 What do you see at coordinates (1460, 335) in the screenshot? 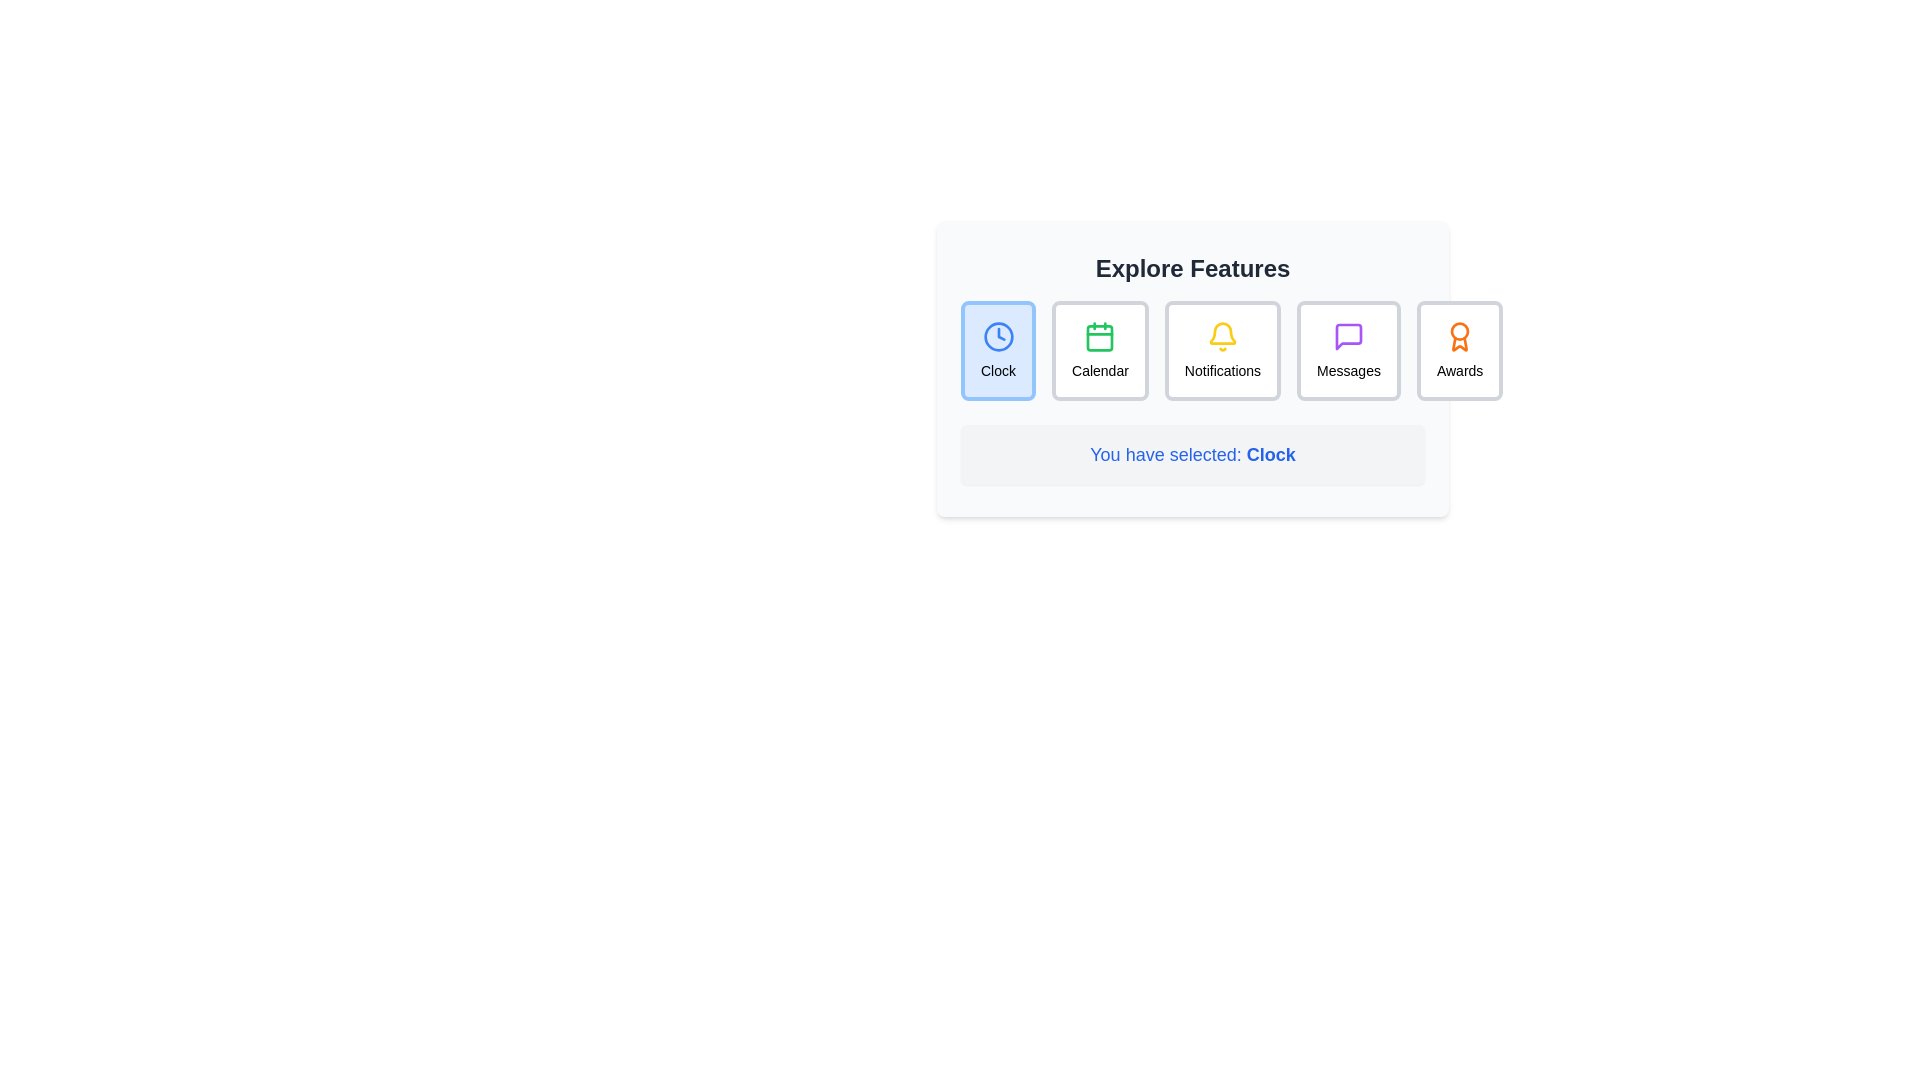
I see `the orange award ribbon icon located on the far-right side of the icons under the 'Explore Features' heading, which is directly above the 'Awards' label` at bounding box center [1460, 335].